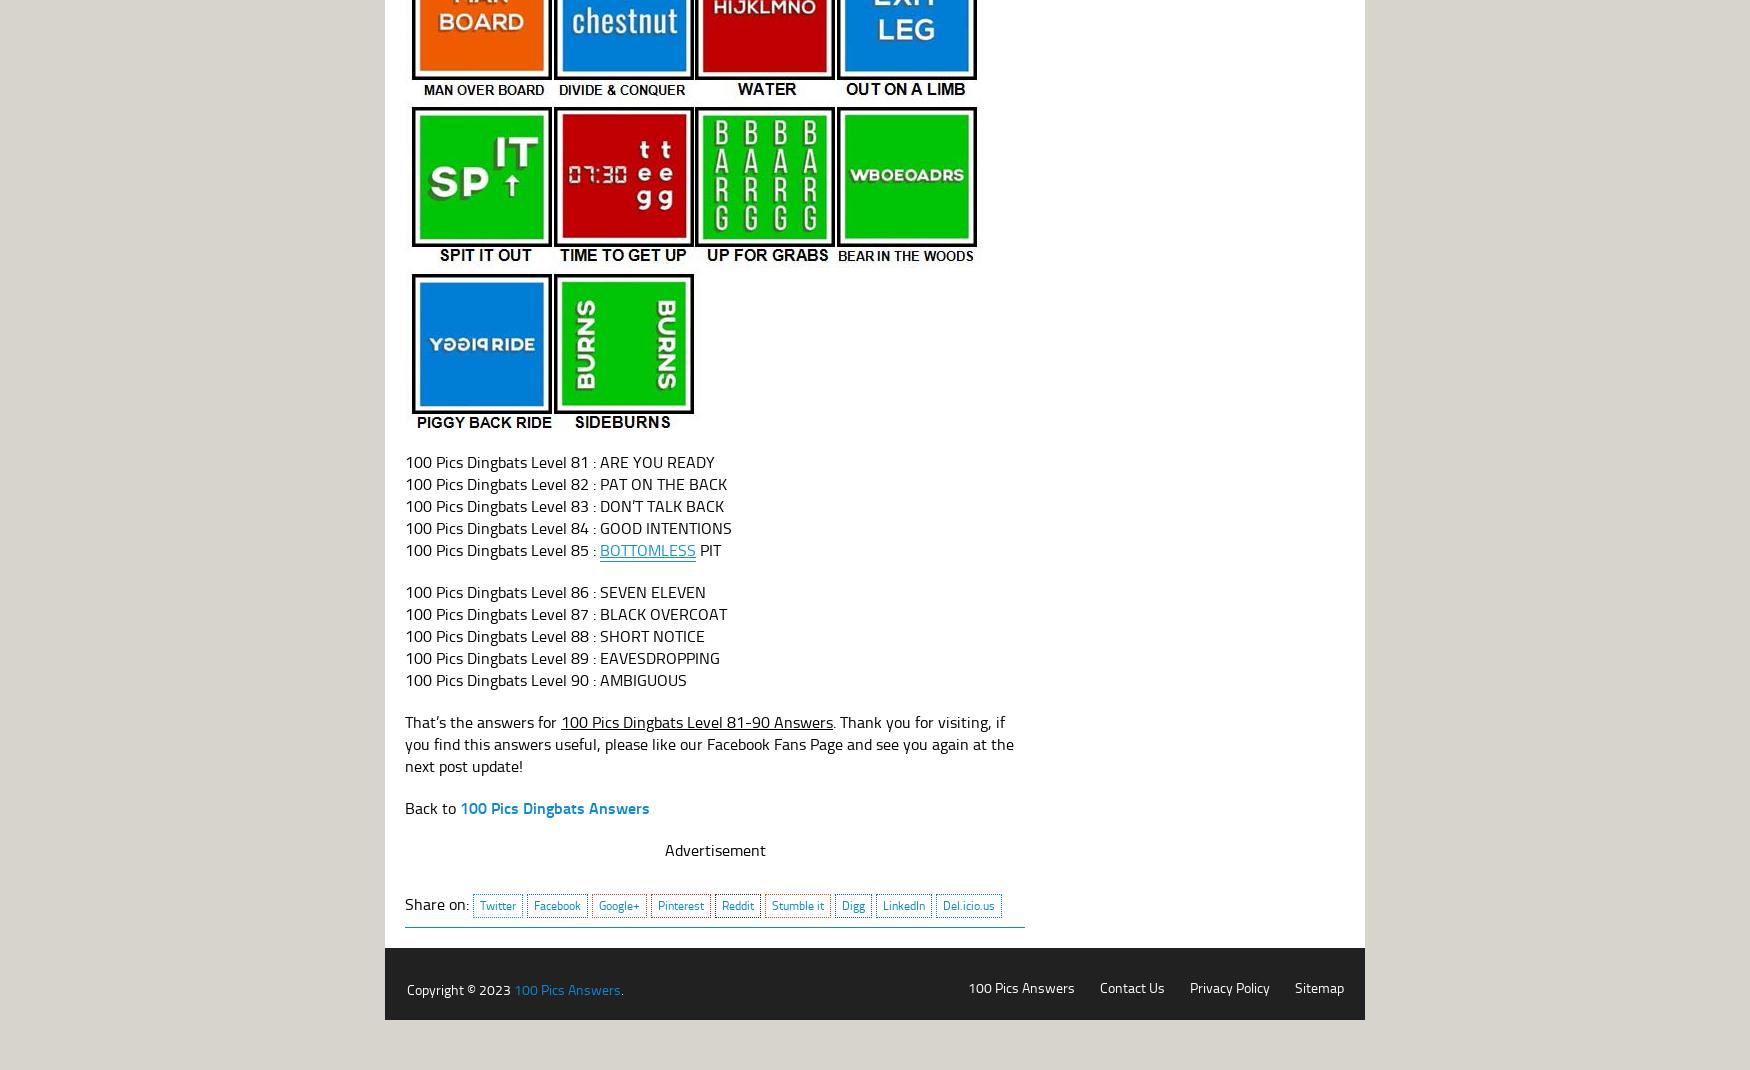 The height and width of the screenshot is (1070, 1750). Describe the element at coordinates (403, 679) in the screenshot. I see `'100 Pics Dingbats Level 90 : AMBIGUOUS'` at that location.